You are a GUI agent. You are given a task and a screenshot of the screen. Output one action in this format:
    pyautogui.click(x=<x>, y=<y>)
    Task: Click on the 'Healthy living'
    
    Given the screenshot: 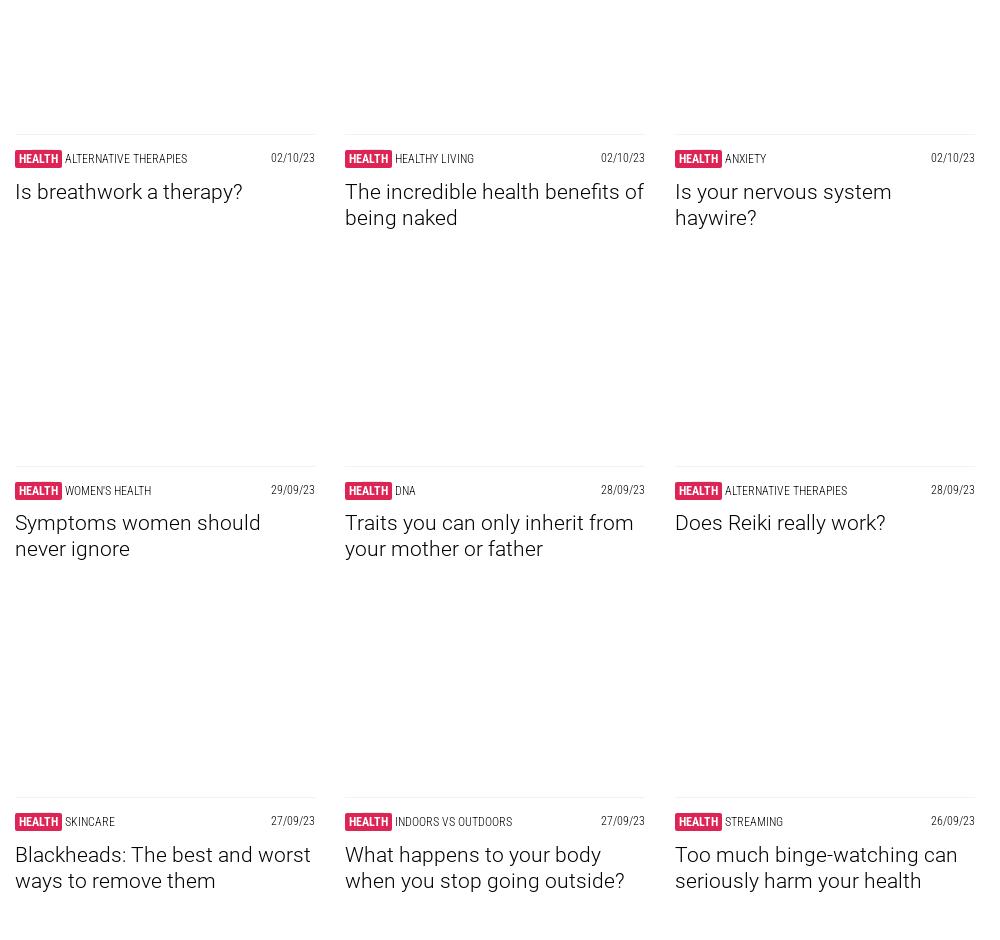 What is the action you would take?
    pyautogui.click(x=434, y=158)
    